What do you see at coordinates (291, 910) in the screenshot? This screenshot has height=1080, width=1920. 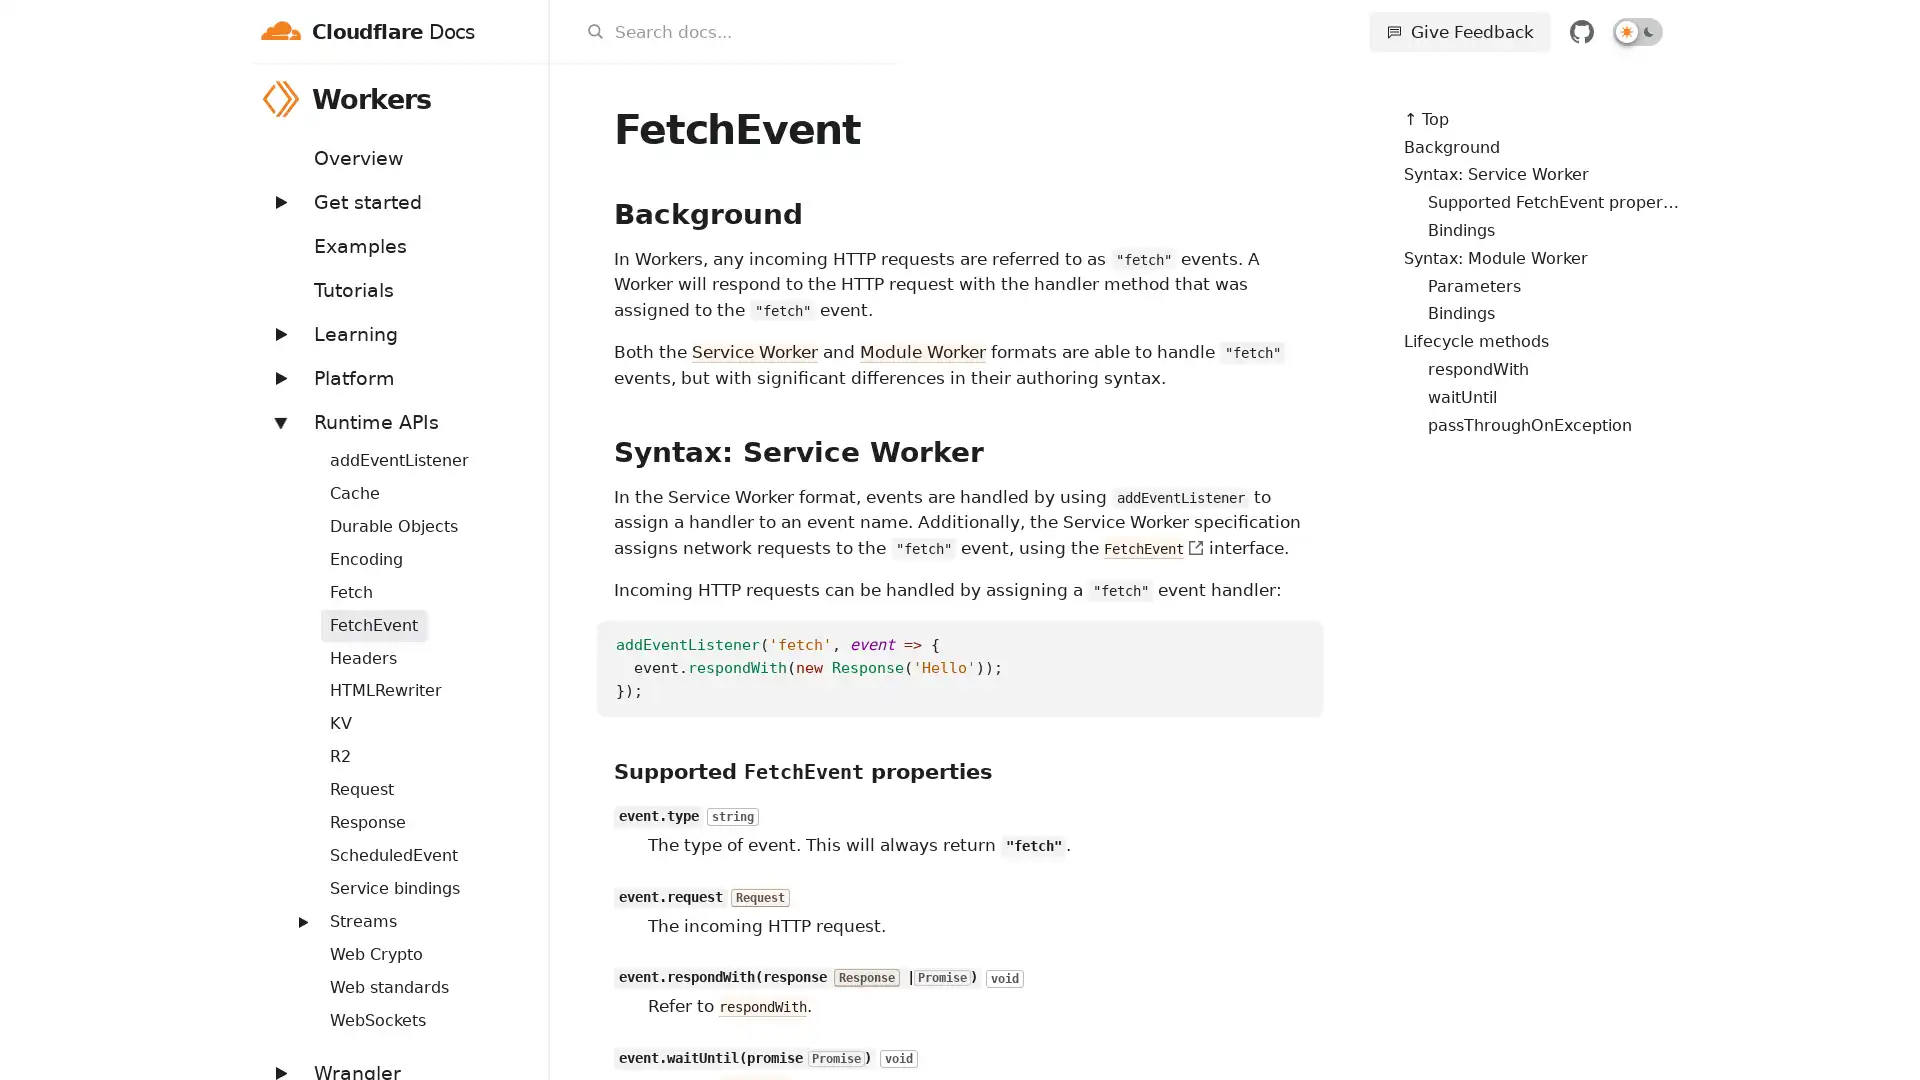 I see `Expand: Workers Sites` at bounding box center [291, 910].